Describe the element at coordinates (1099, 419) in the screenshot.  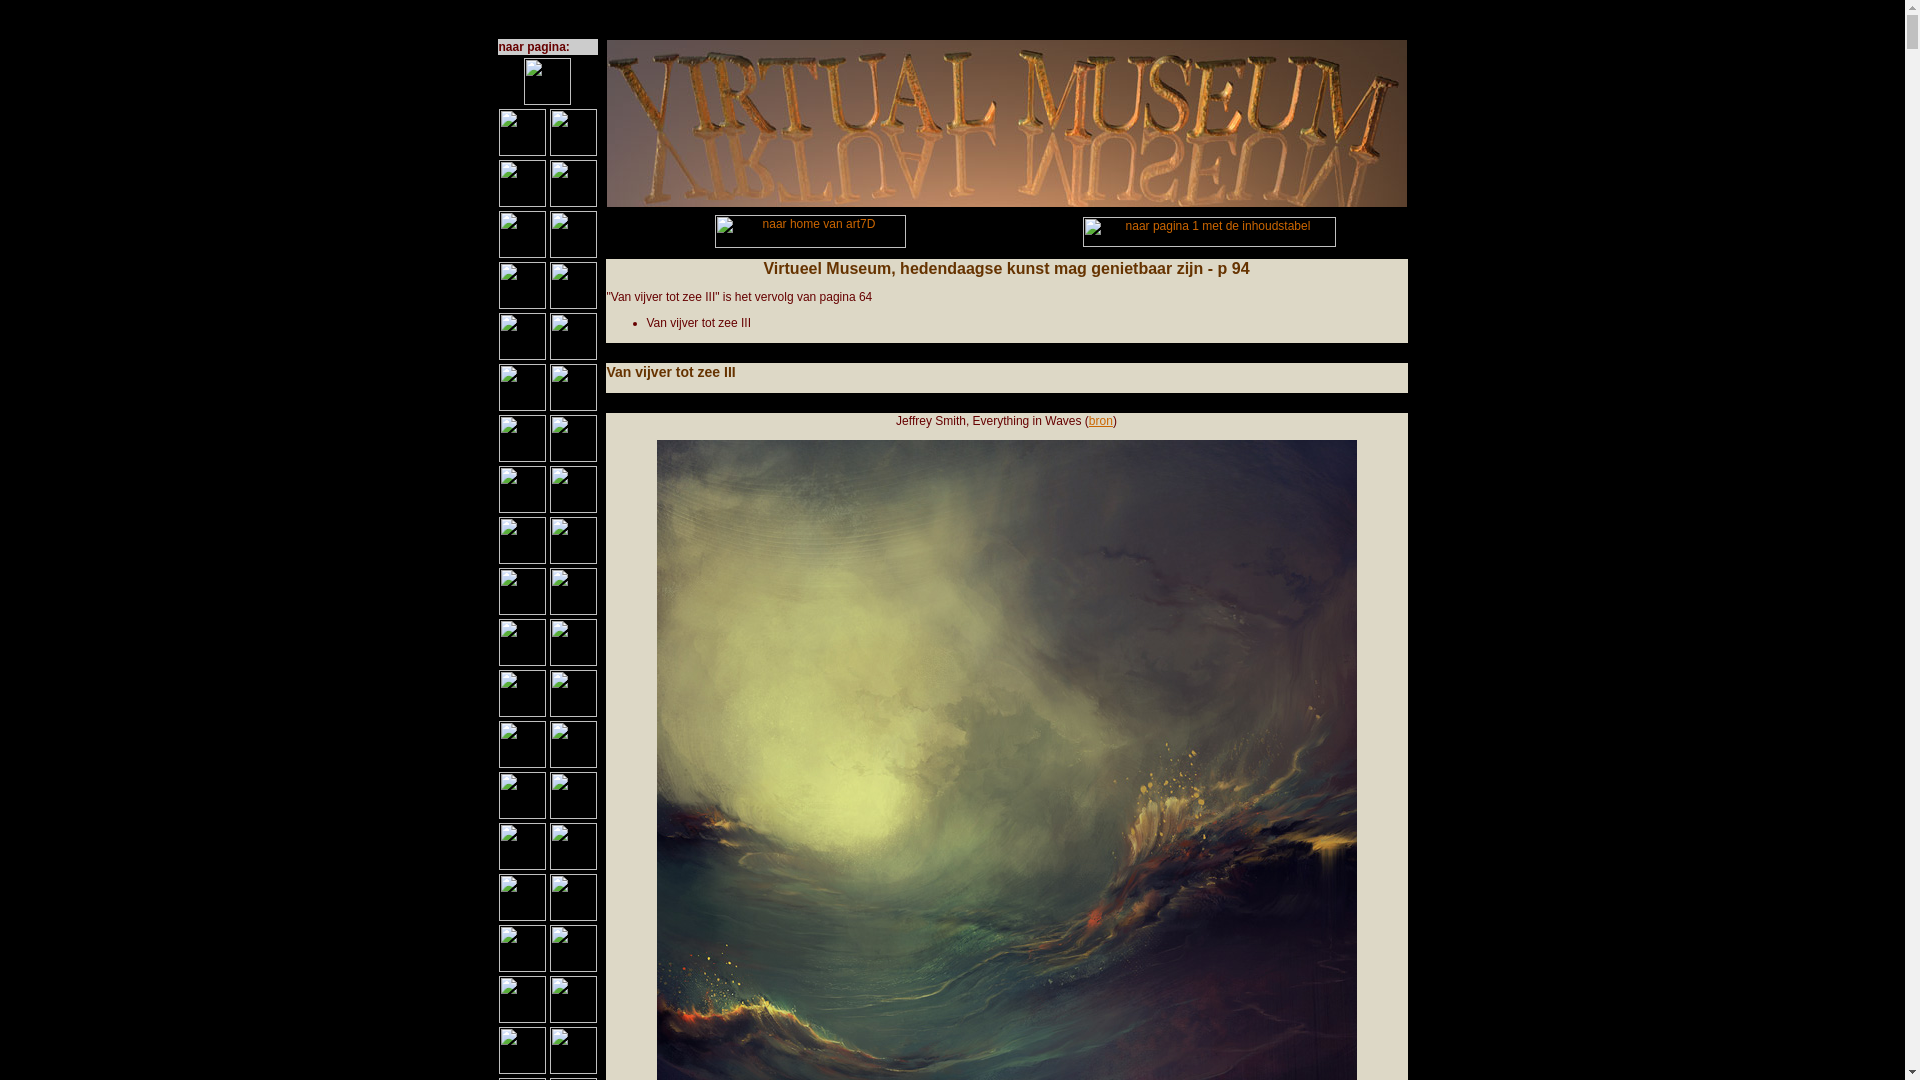
I see `'bron'` at that location.